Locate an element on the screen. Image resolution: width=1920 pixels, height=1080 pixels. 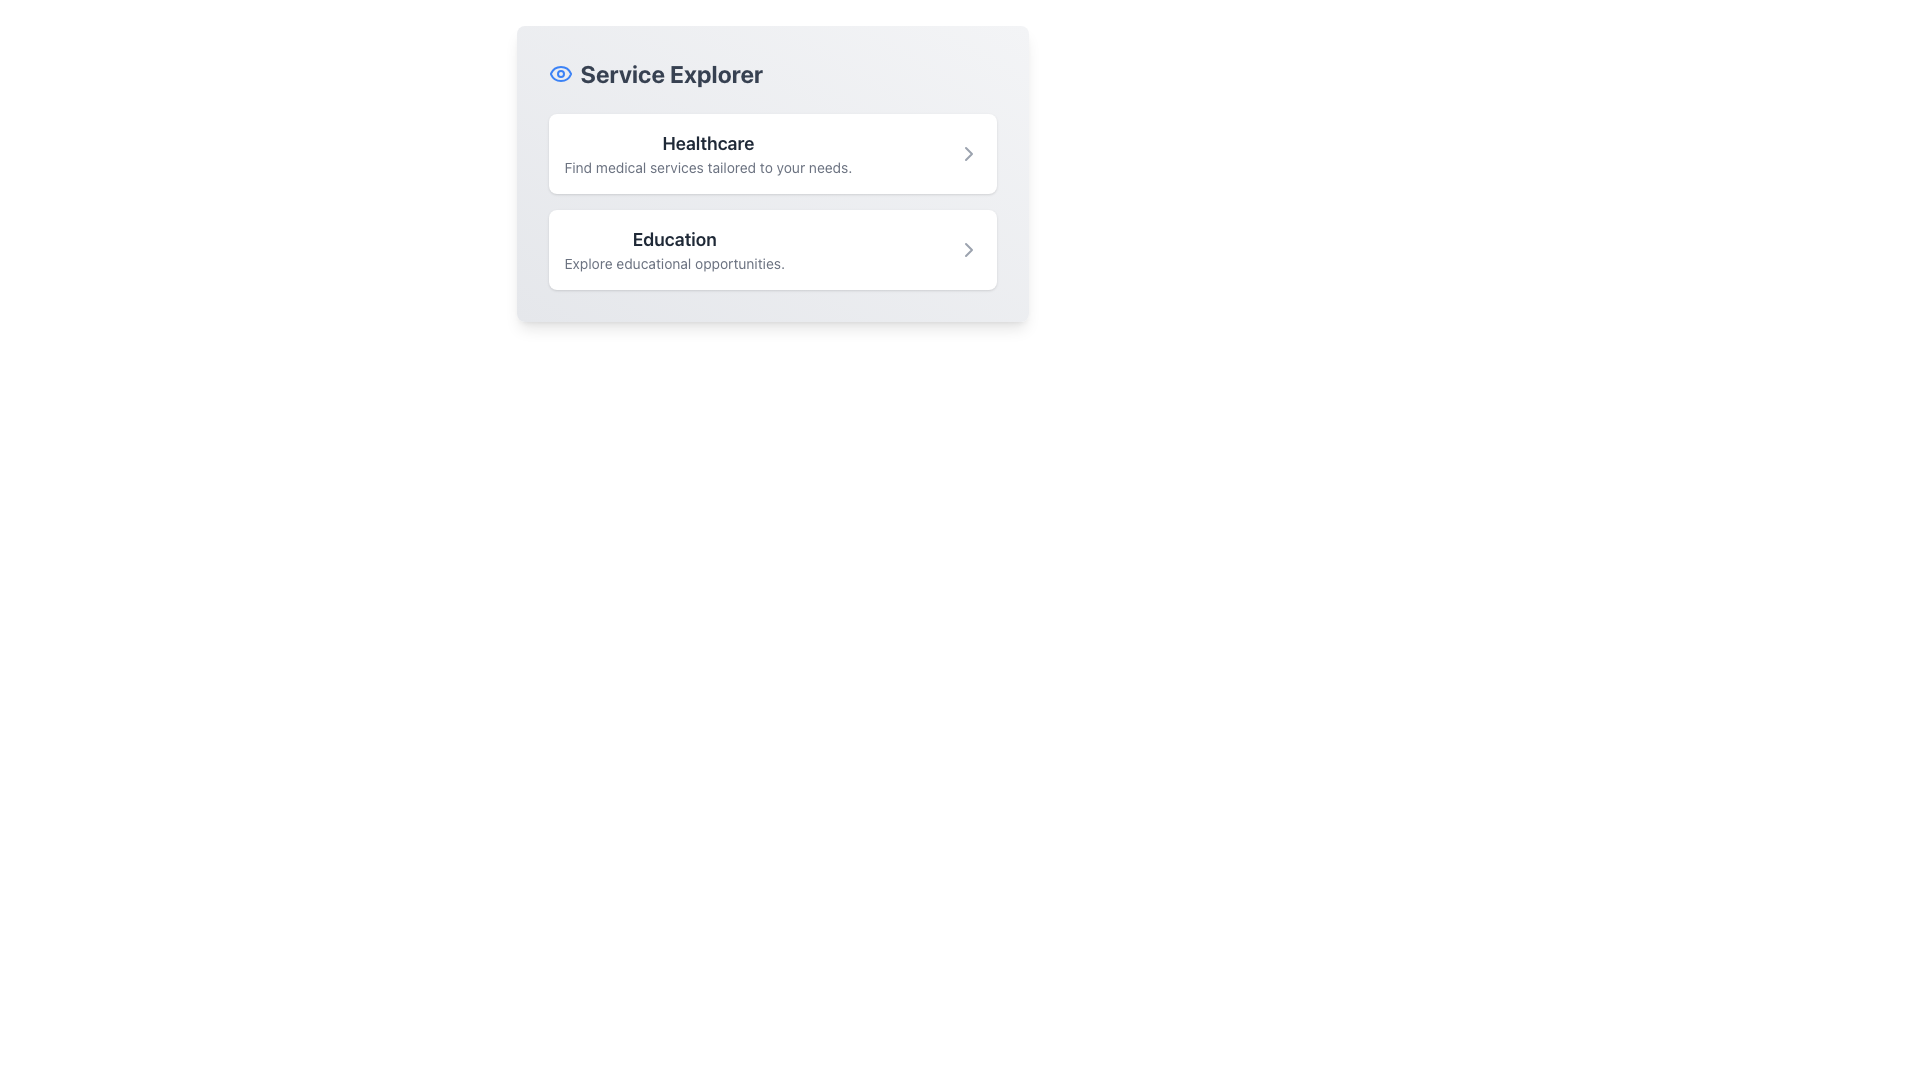
the chevron icon located at the far right of the 'Education' section, which indicates that this section can be interacted with for additional information is located at coordinates (968, 249).